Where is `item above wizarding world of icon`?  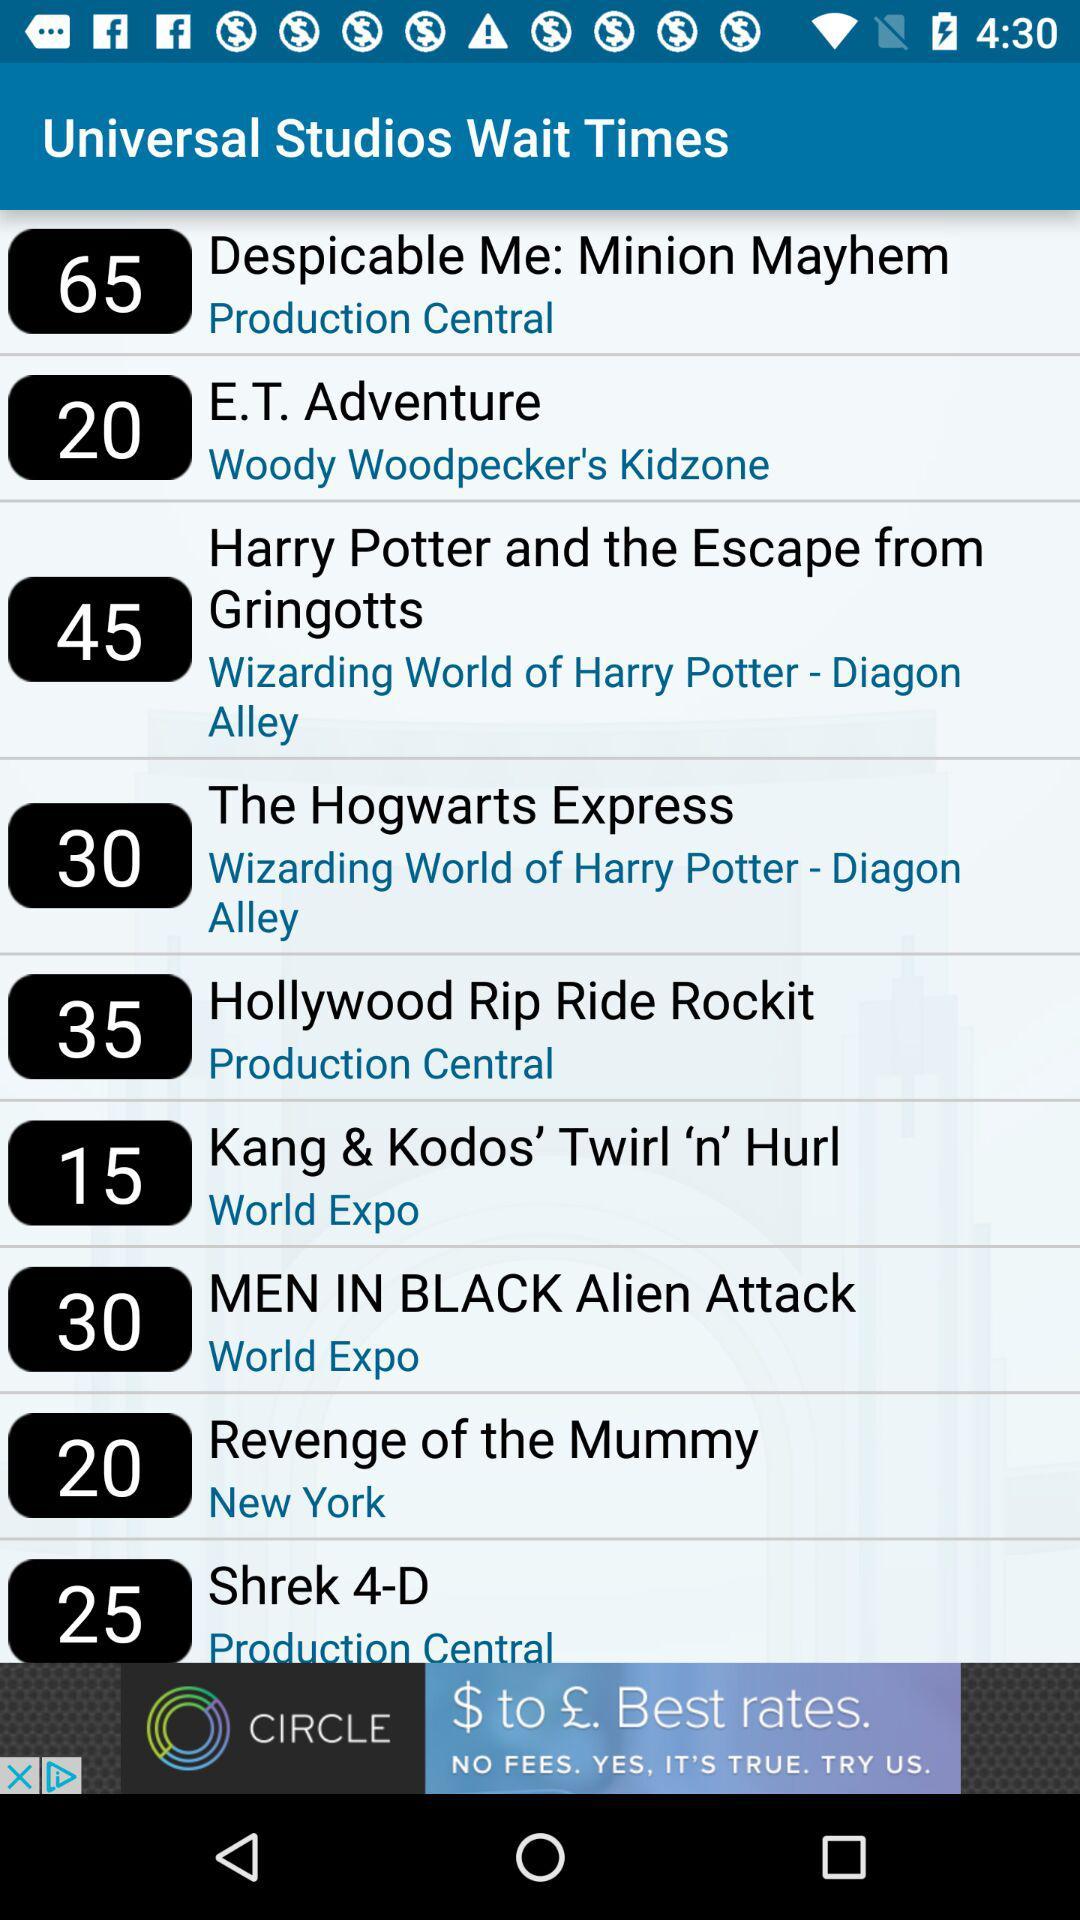 item above wizarding world of icon is located at coordinates (635, 802).